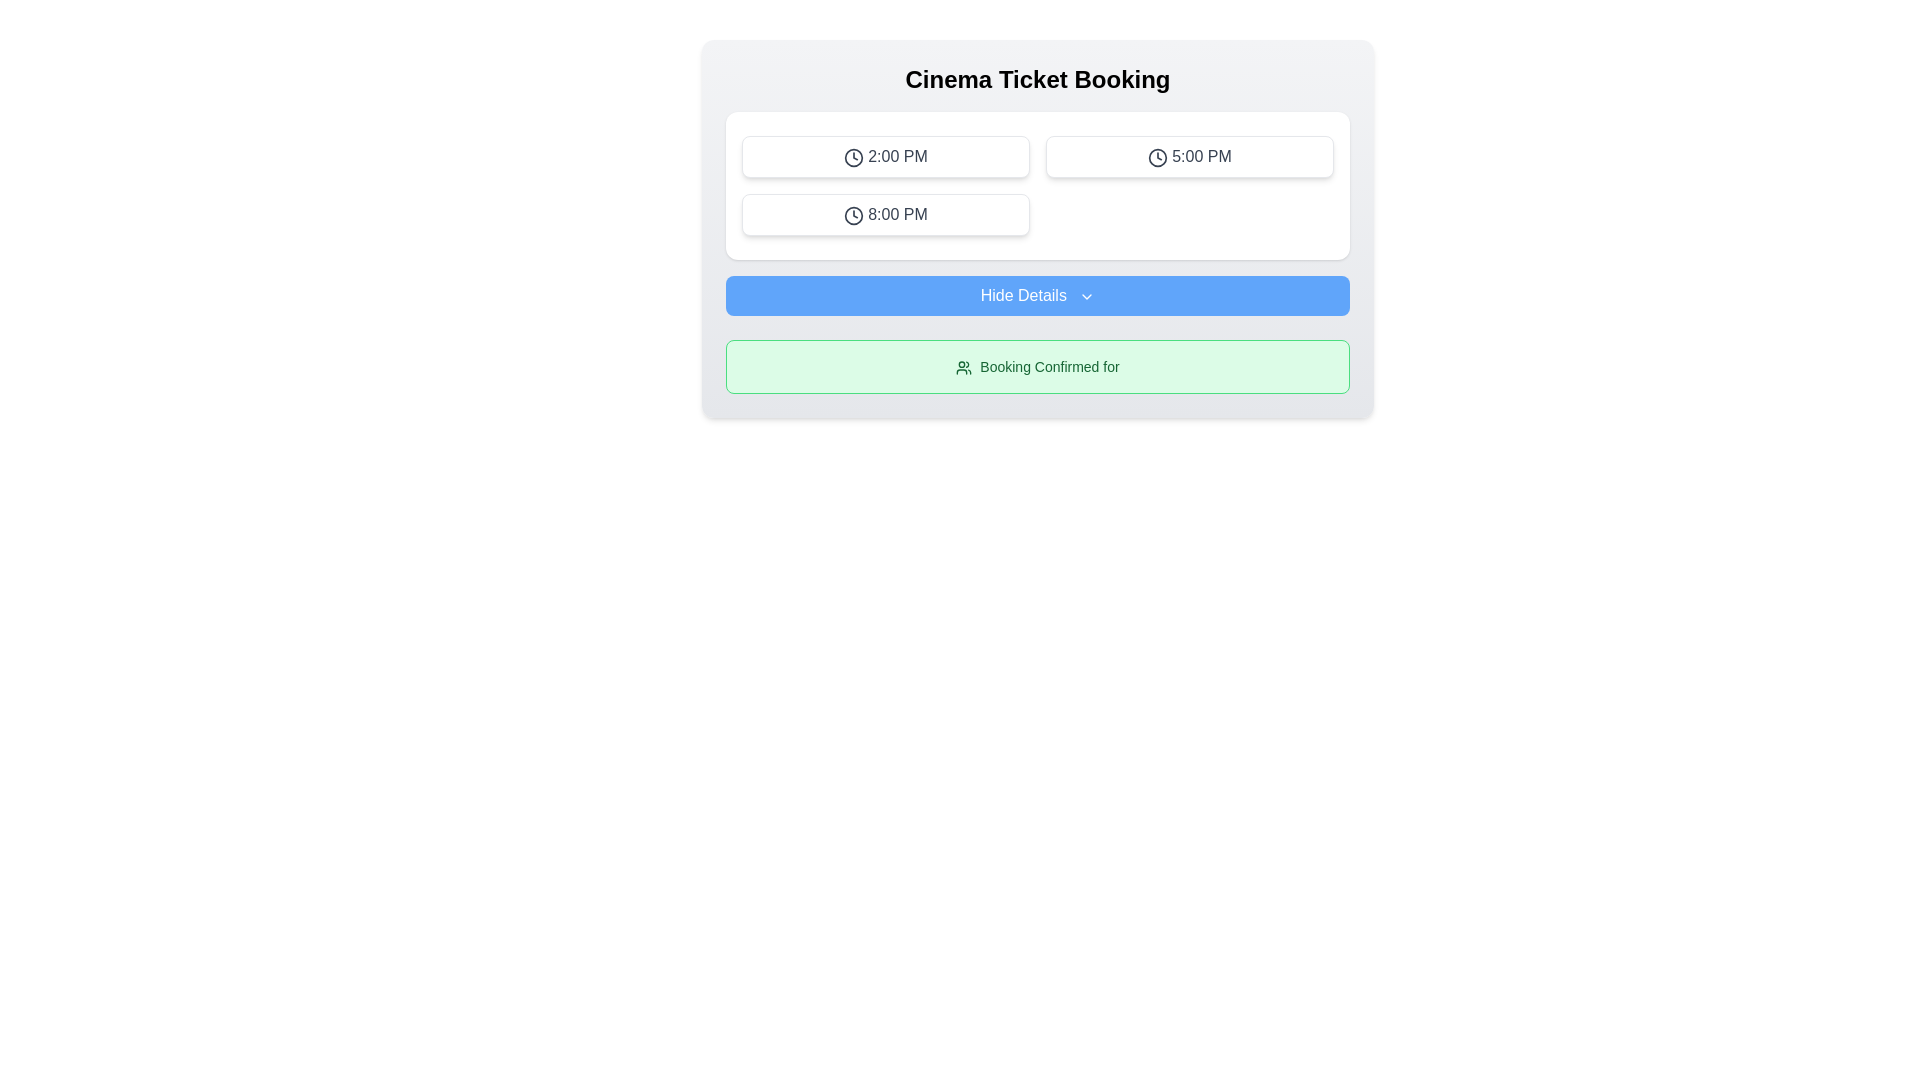 Image resolution: width=1920 pixels, height=1080 pixels. What do you see at coordinates (1037, 366) in the screenshot?
I see `the Notification box, which serves as a visual confirmation message indicating that a booking has been confirmed, located below the blue button labeled 'Hide Details'` at bounding box center [1037, 366].